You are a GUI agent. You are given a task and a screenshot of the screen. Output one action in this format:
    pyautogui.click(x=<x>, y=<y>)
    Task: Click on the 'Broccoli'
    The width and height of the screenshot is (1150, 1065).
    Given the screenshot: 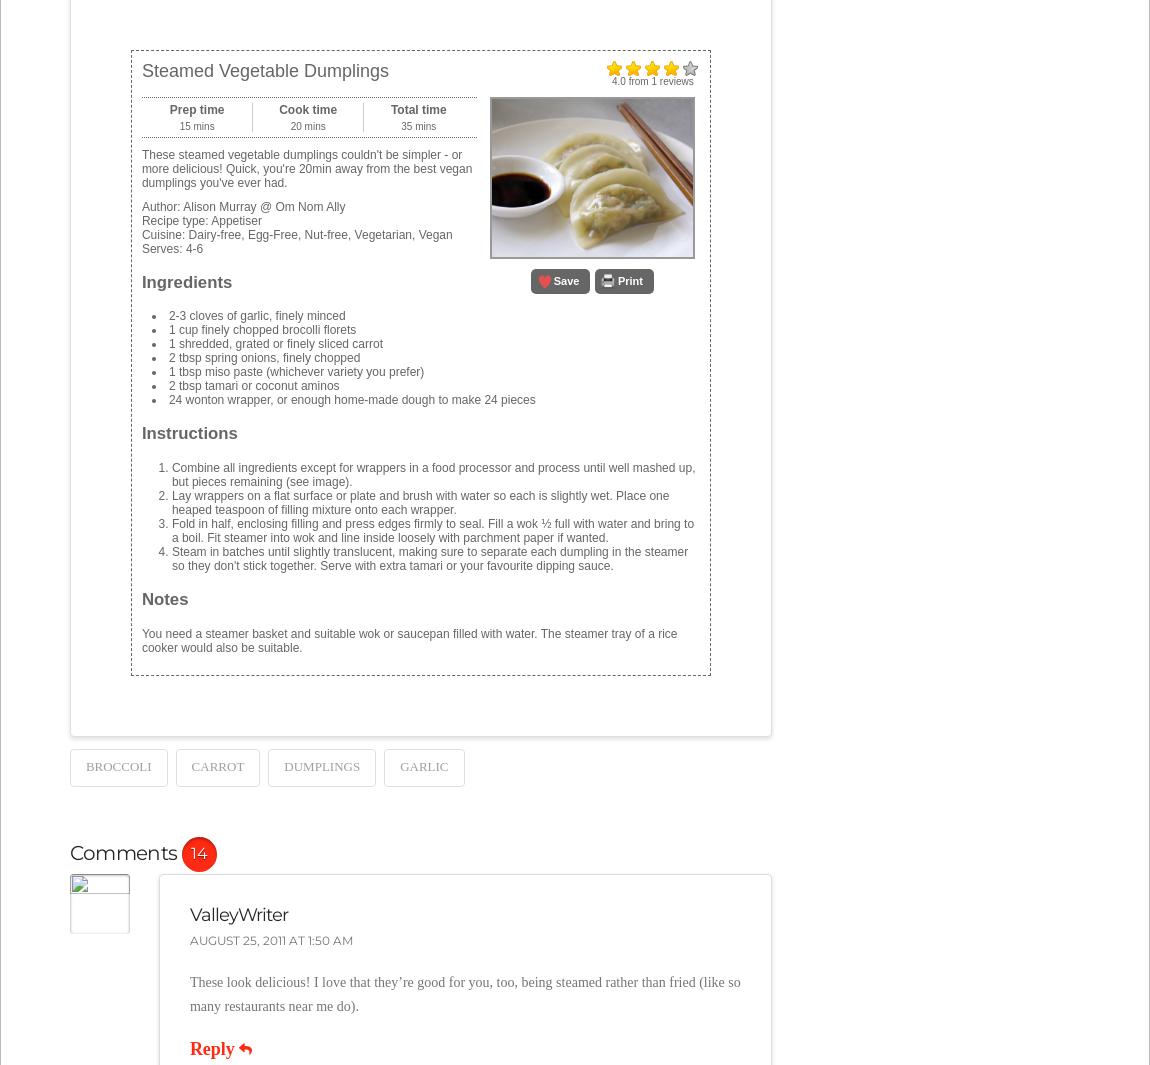 What is the action you would take?
    pyautogui.click(x=116, y=766)
    